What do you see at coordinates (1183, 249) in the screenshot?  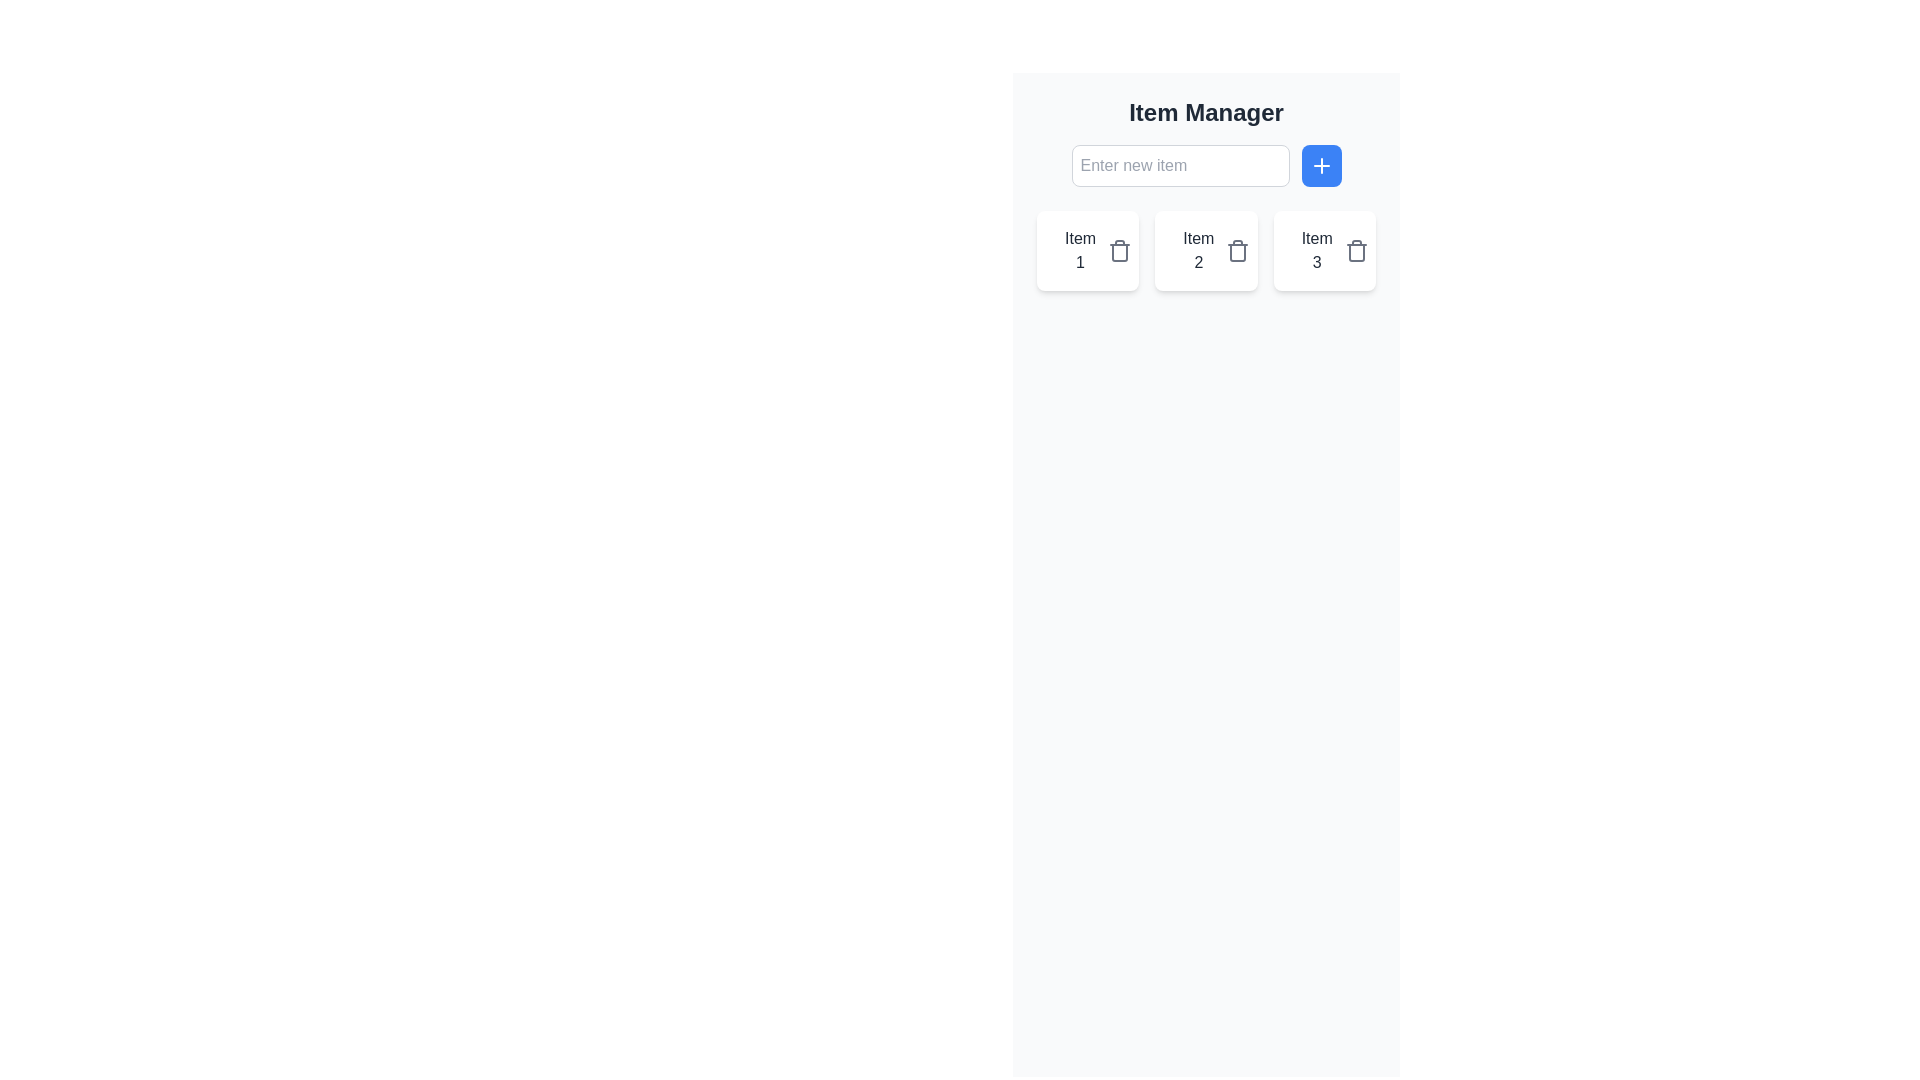 I see `the star icon located below the label 'Item 2' in the second card` at bounding box center [1183, 249].